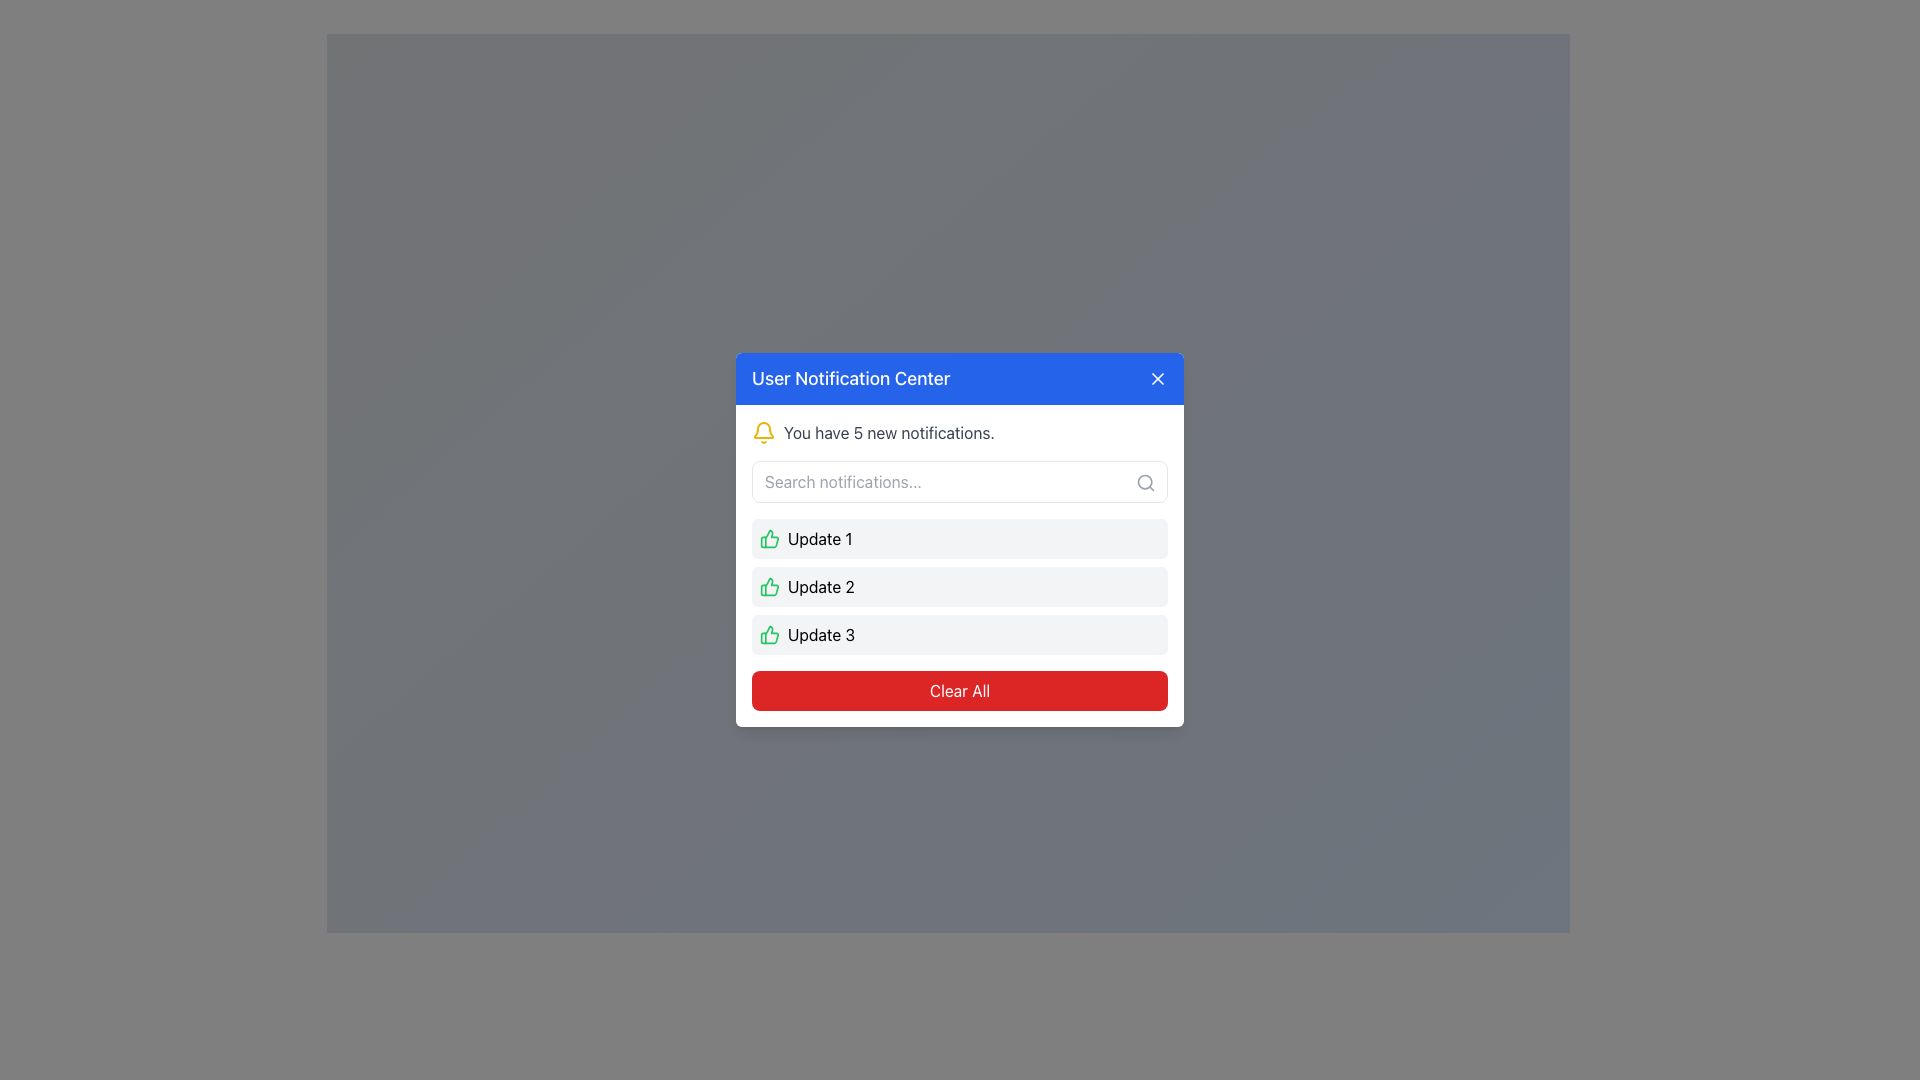  I want to click on the close button located at the top-right corner of the 'User Notification Center', so click(1157, 378).